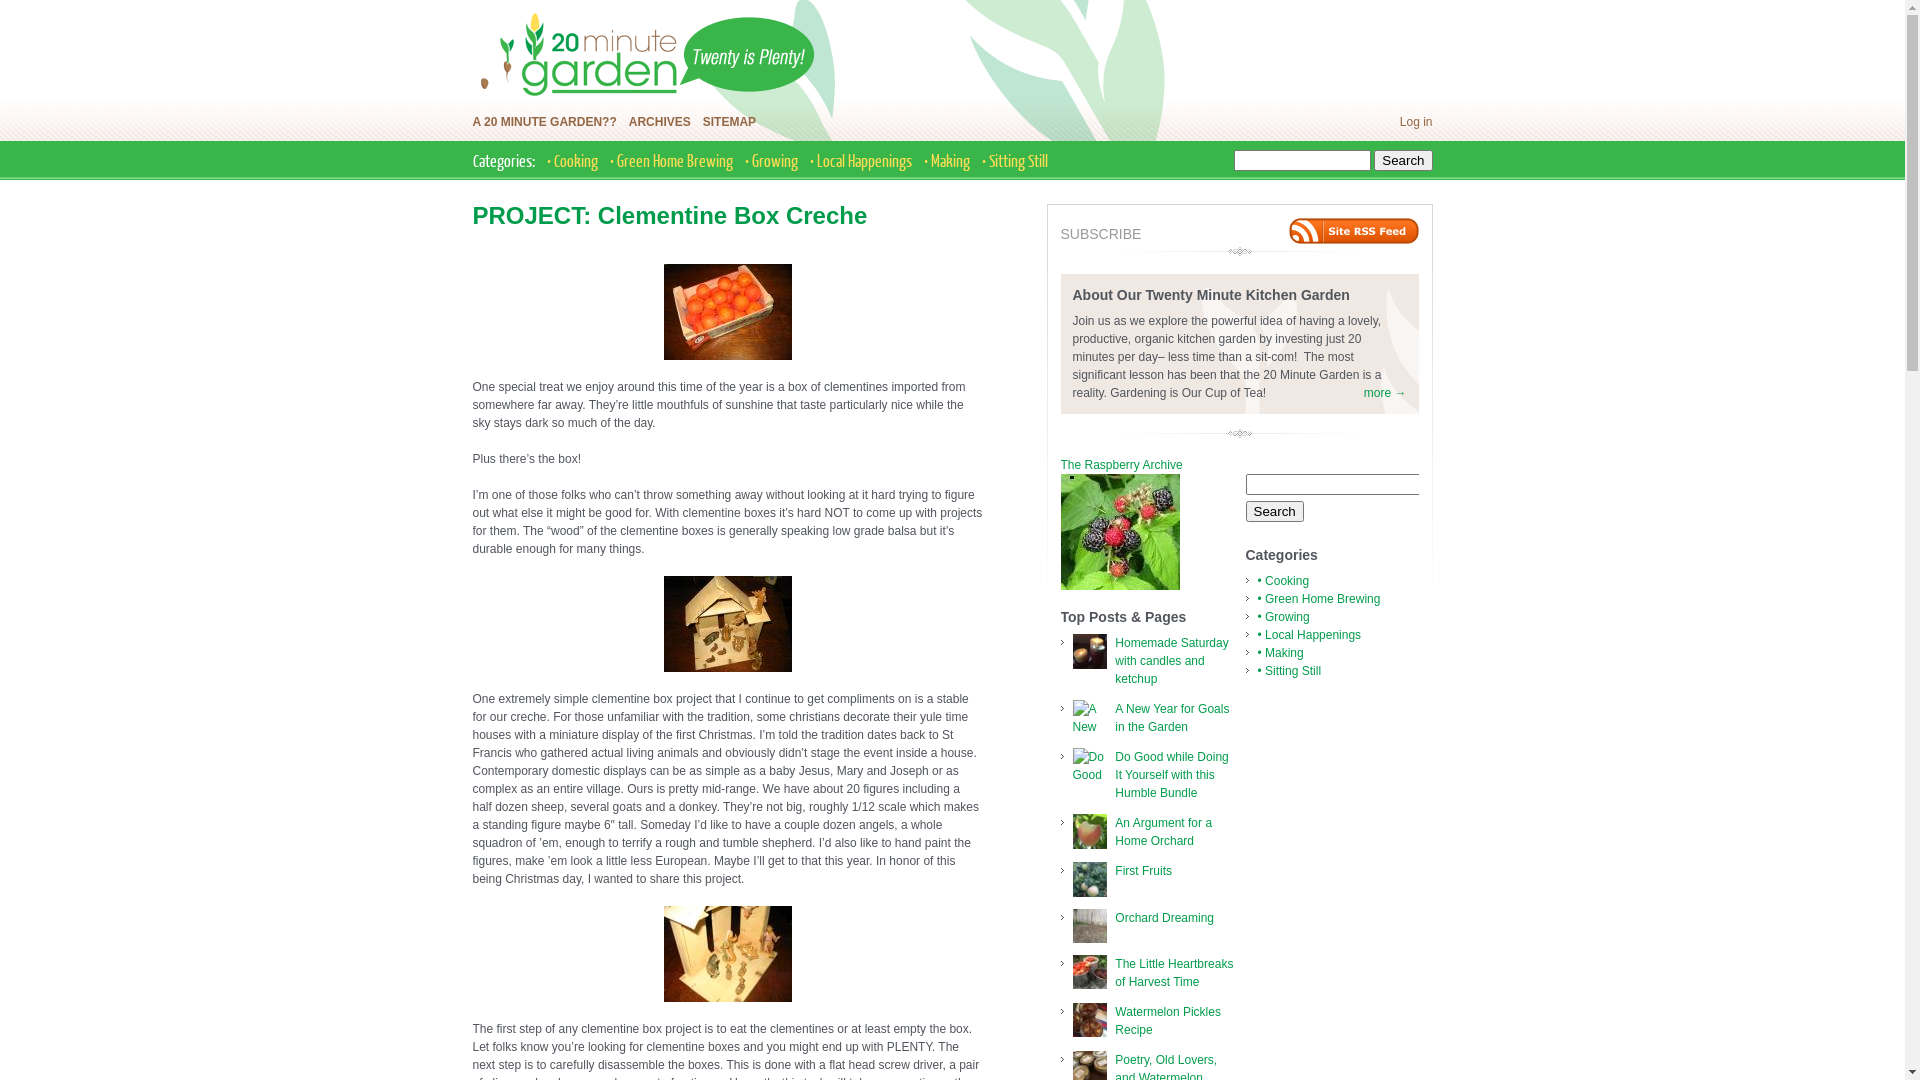 The height and width of the screenshot is (1080, 1920). What do you see at coordinates (1059, 465) in the screenshot?
I see `'The Raspberry Archive'` at bounding box center [1059, 465].